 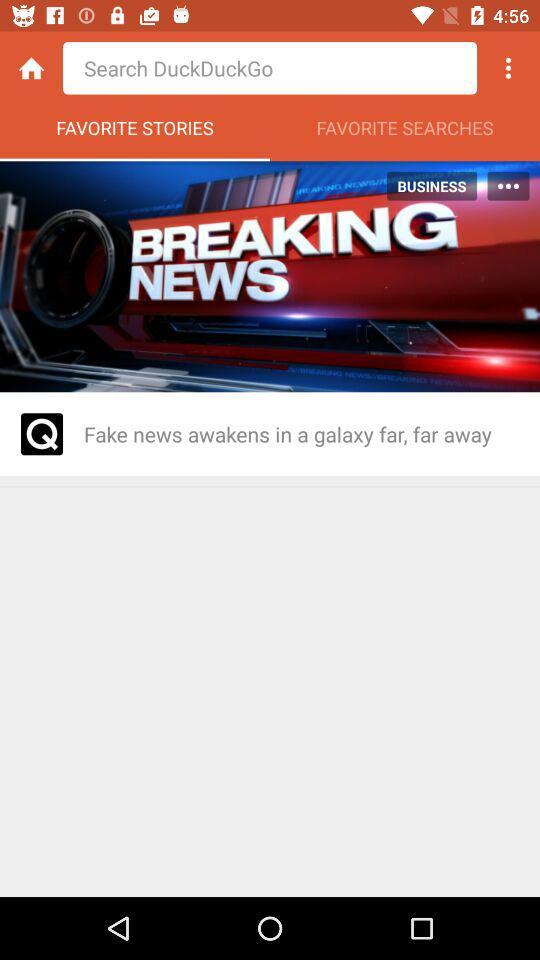 I want to click on open selected article, so click(x=42, y=434).